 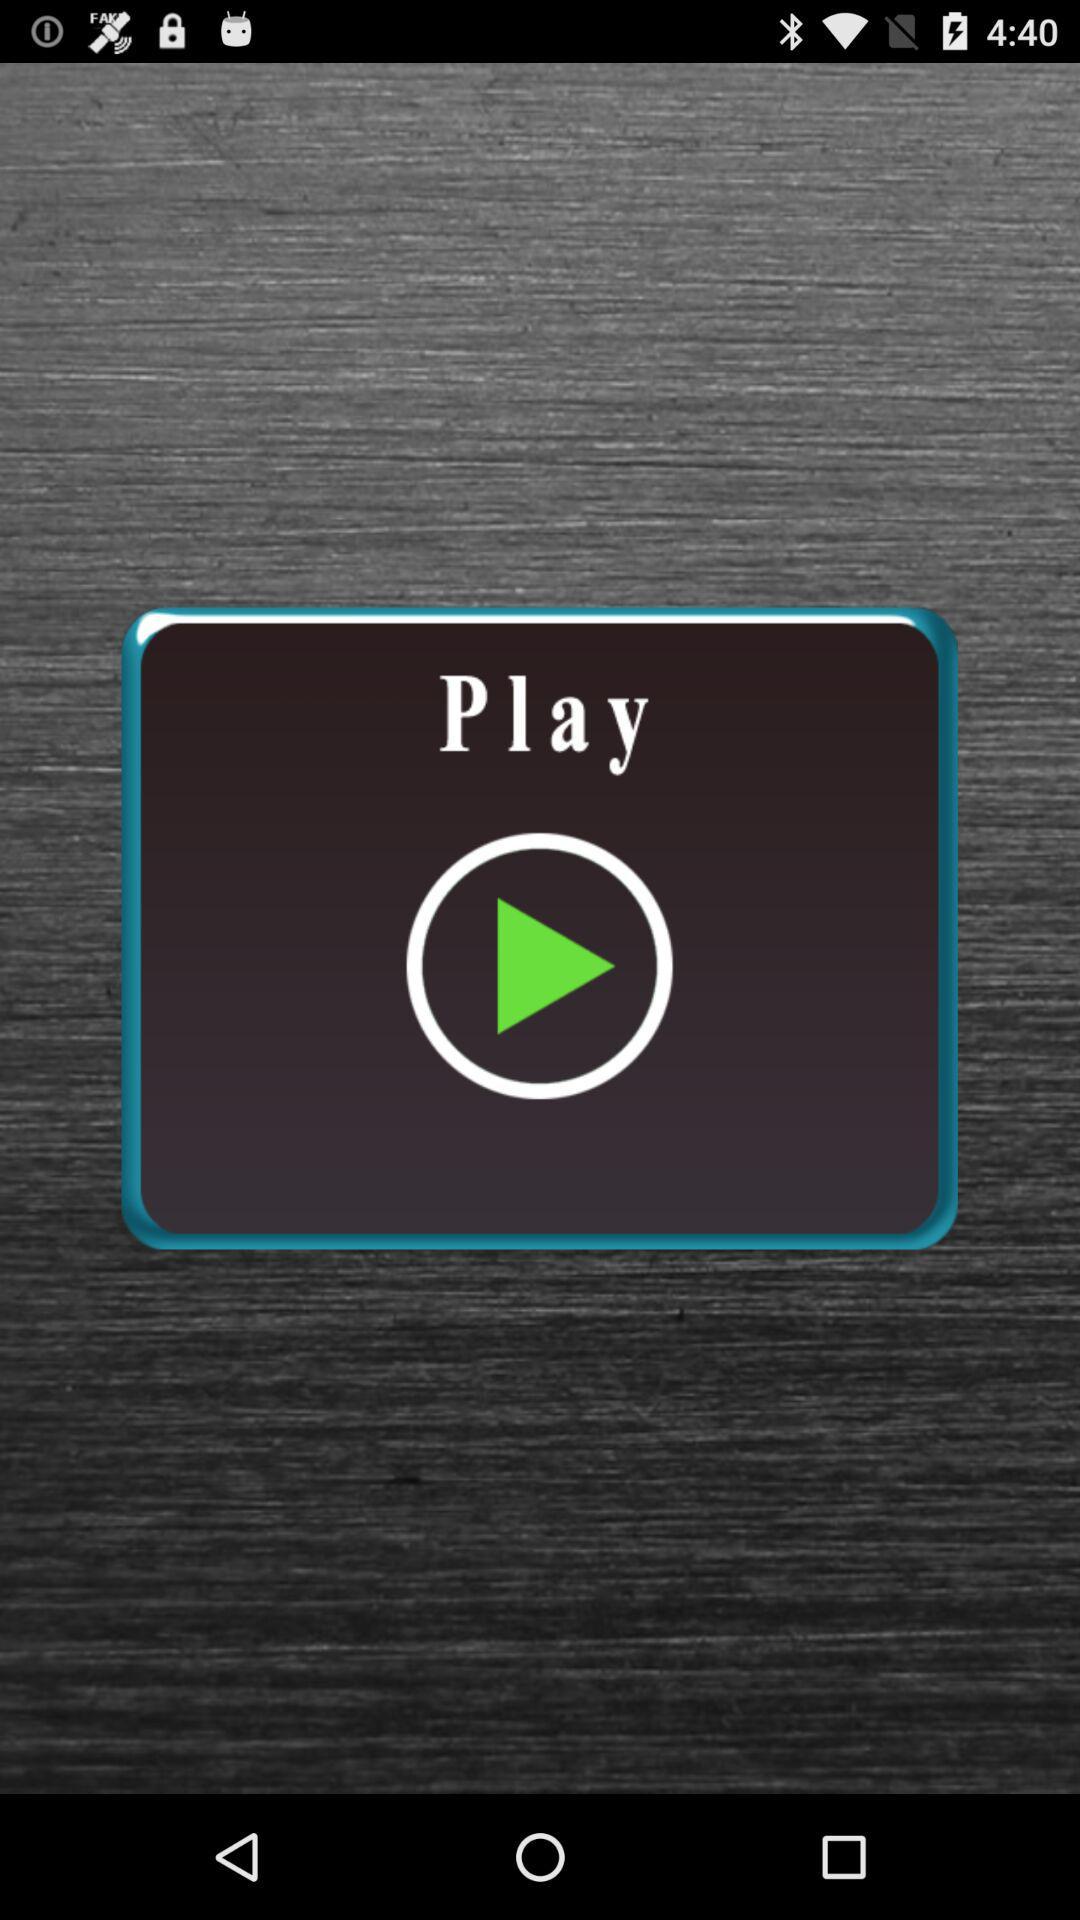 I want to click on the audio play, so click(x=538, y=927).